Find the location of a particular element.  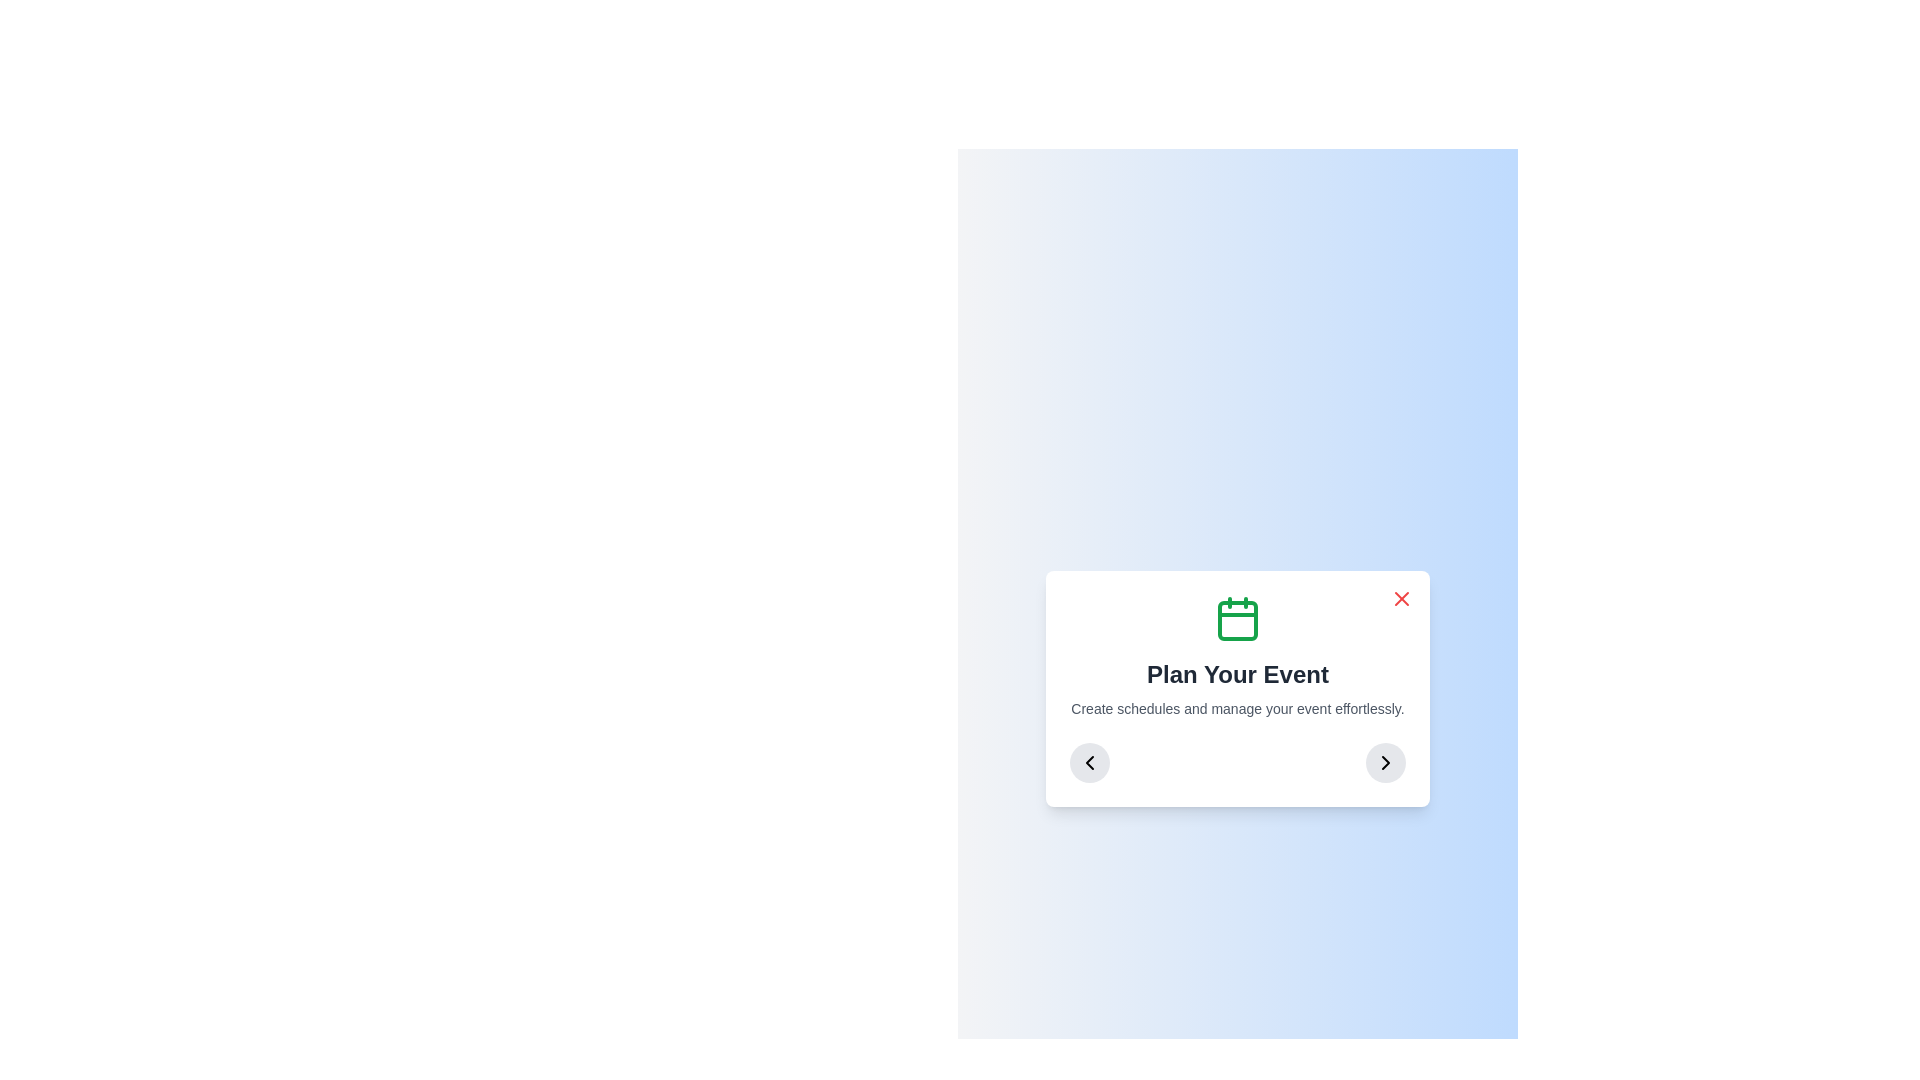

the green calendar icon, which is centrally positioned above the 'Plan Your Event' text within the card interface is located at coordinates (1237, 617).